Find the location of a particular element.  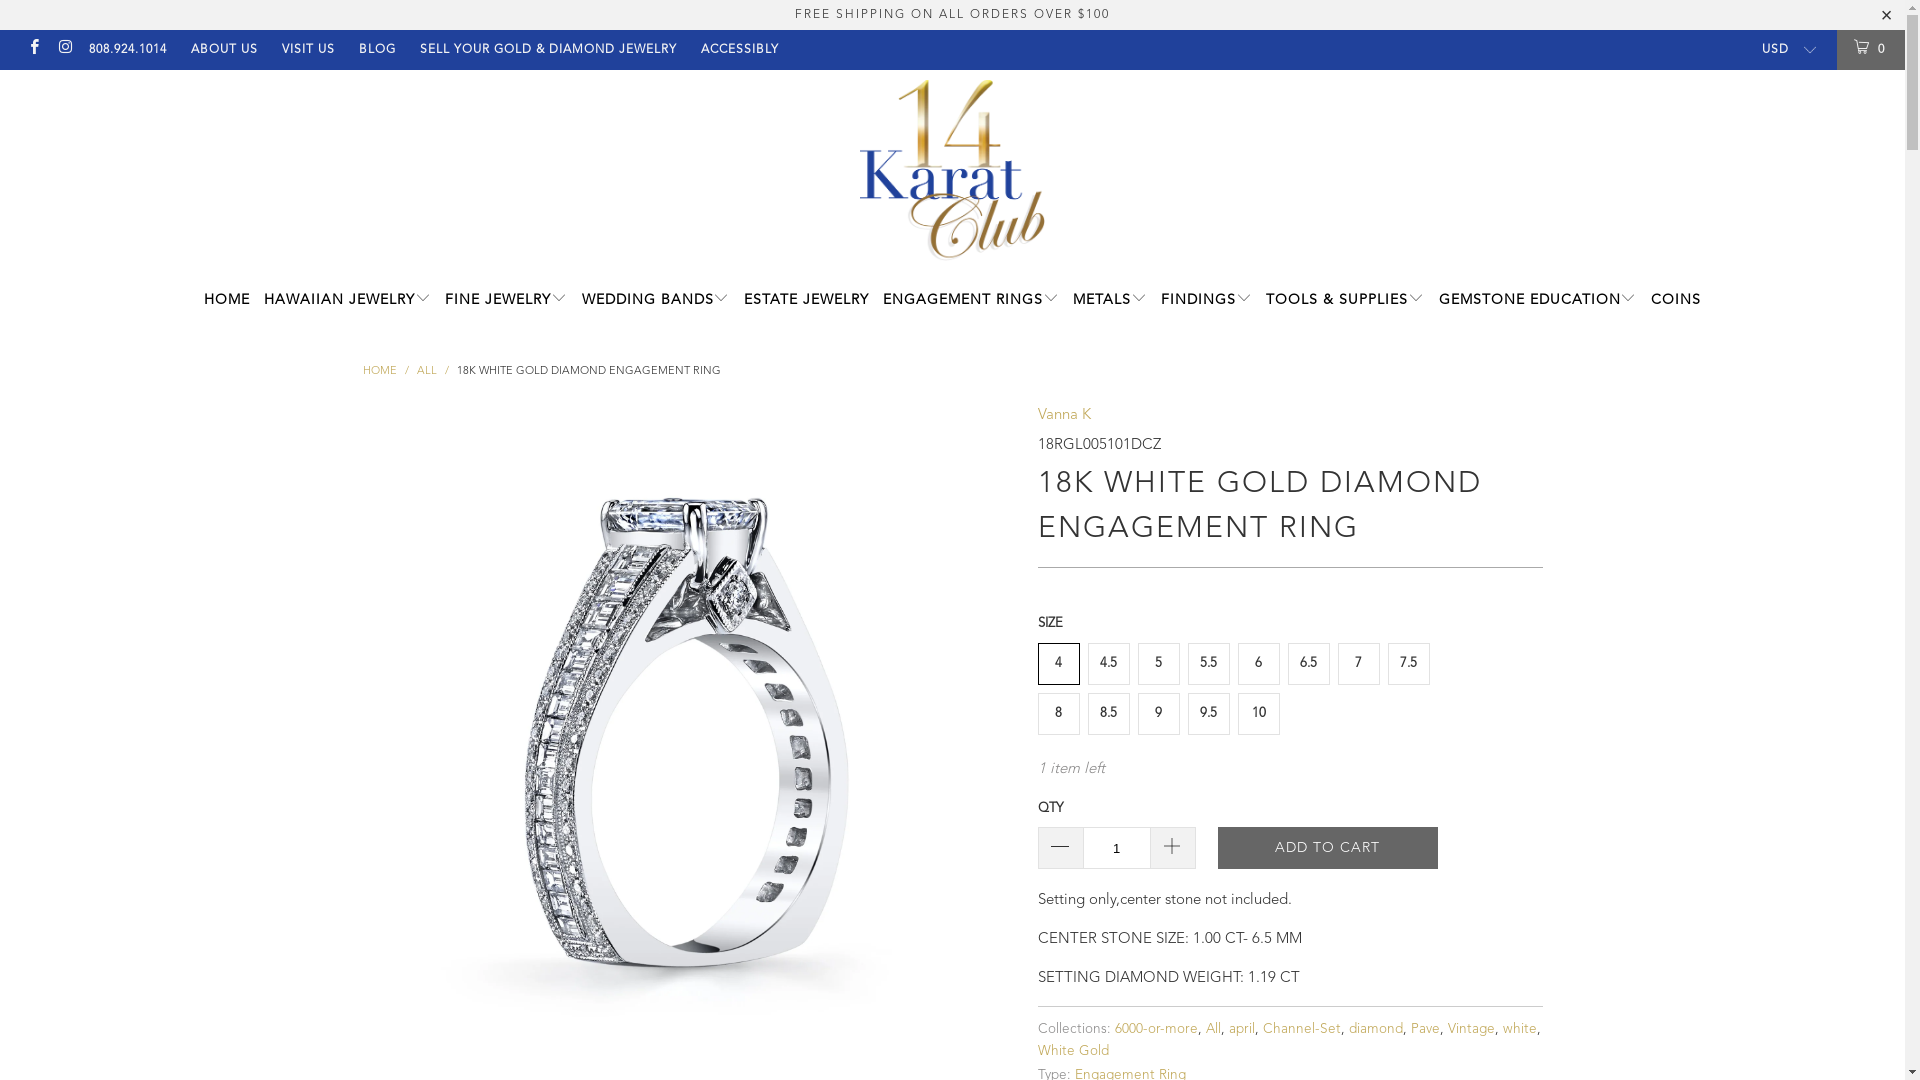

'FINDINGS' is located at coordinates (1205, 300).